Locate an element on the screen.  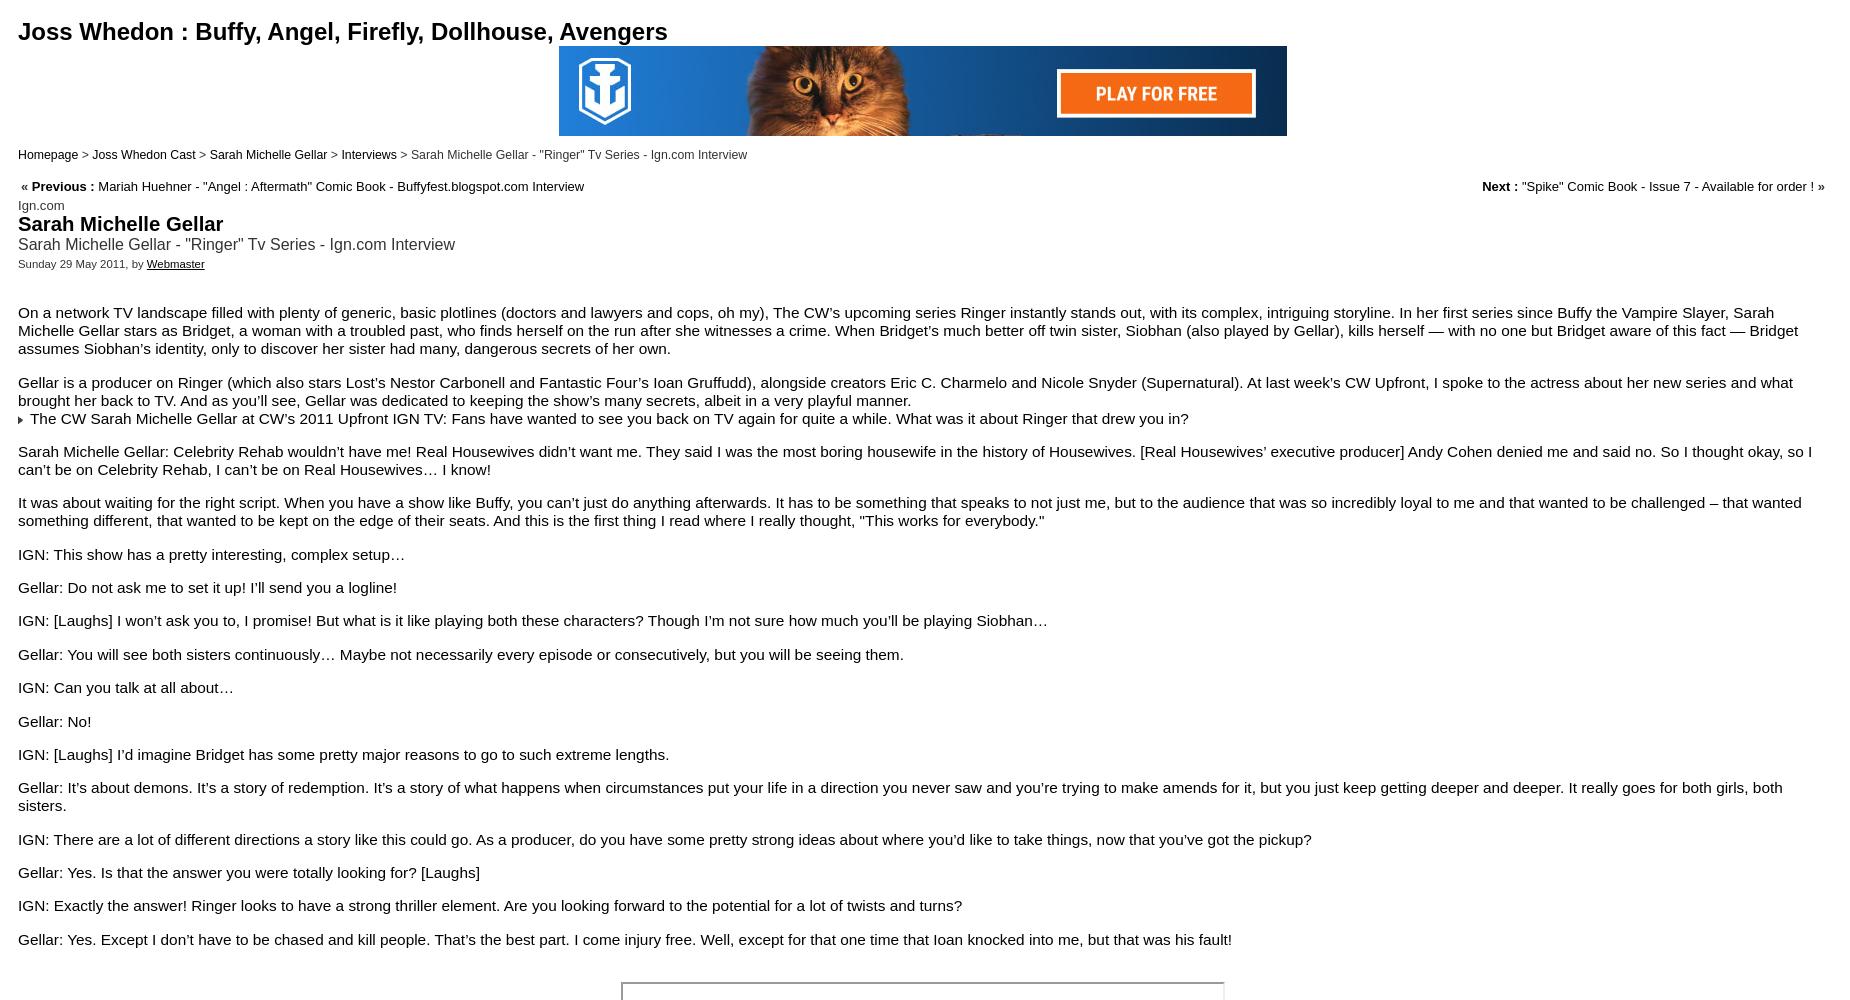
'> Sarah Michelle Gellar - "Ringer" Tv Series - Ign.com Interview' is located at coordinates (395, 155).